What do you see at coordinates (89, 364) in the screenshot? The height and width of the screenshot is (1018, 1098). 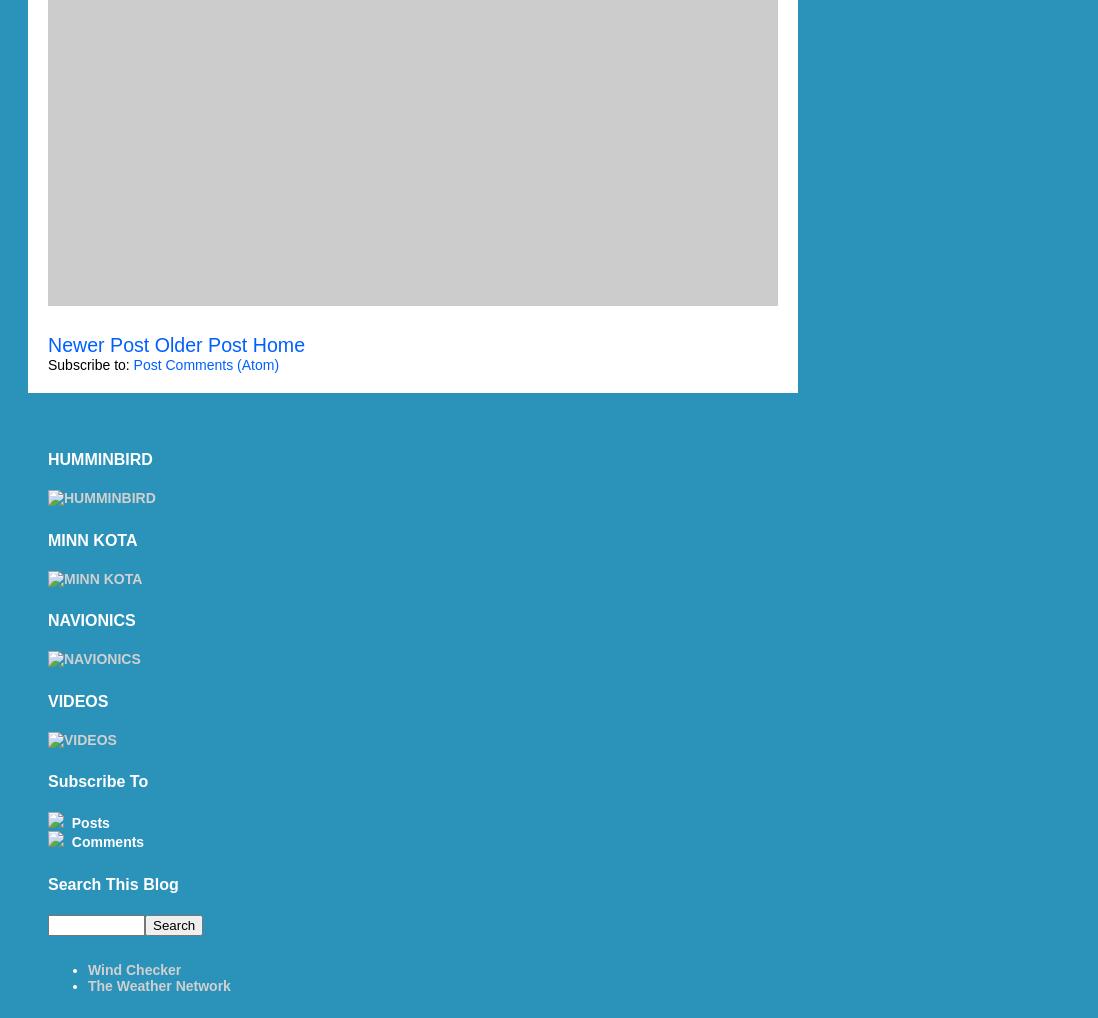 I see `'Subscribe to:'` at bounding box center [89, 364].